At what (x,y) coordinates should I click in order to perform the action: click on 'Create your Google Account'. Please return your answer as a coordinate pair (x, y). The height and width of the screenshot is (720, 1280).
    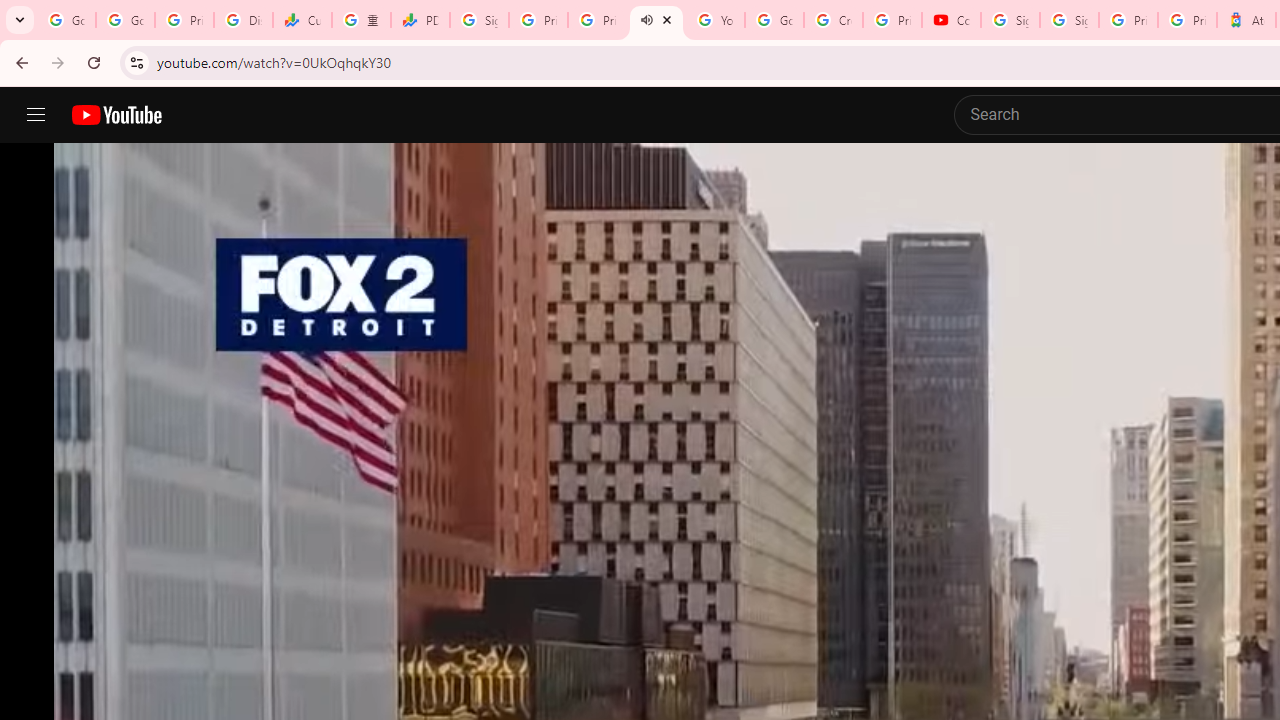
    Looking at the image, I should click on (833, 20).